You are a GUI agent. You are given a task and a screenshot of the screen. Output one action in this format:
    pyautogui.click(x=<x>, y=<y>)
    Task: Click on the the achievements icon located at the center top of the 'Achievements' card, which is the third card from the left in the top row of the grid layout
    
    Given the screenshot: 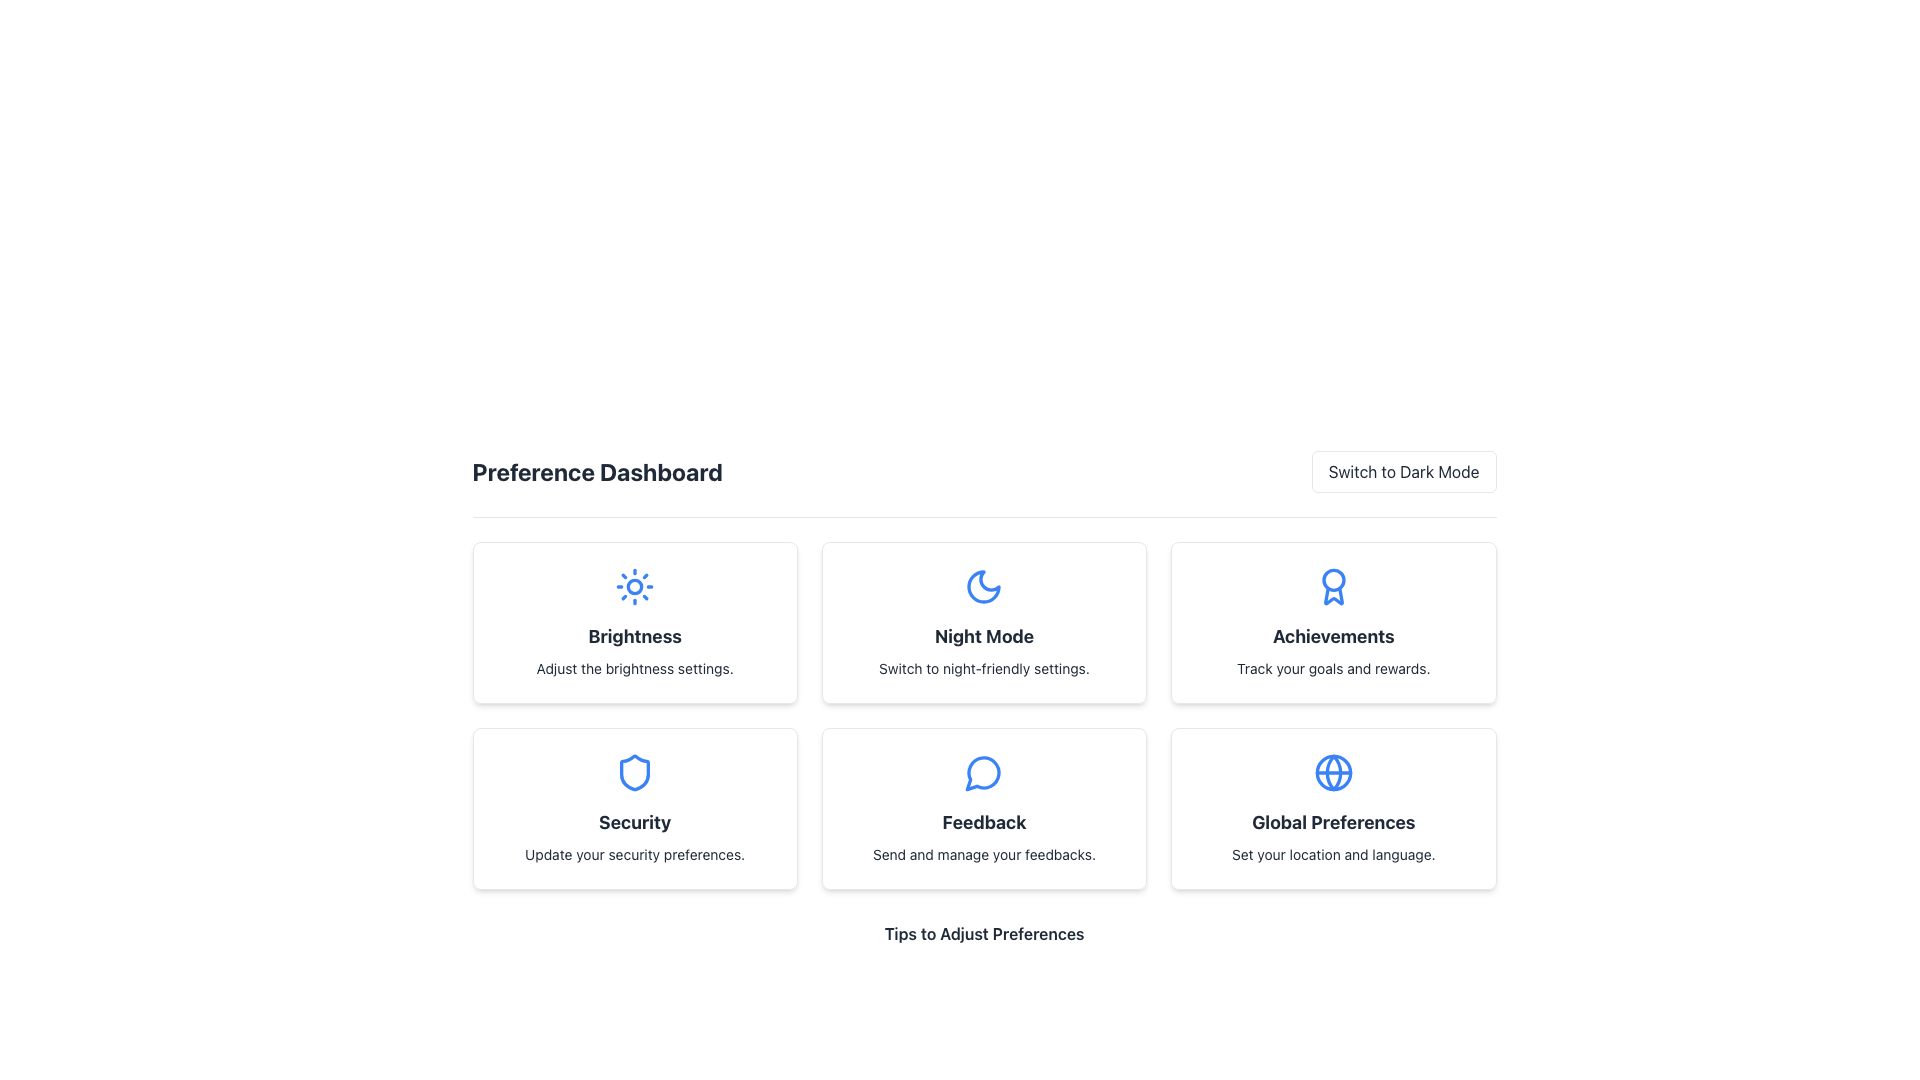 What is the action you would take?
    pyautogui.click(x=1333, y=585)
    